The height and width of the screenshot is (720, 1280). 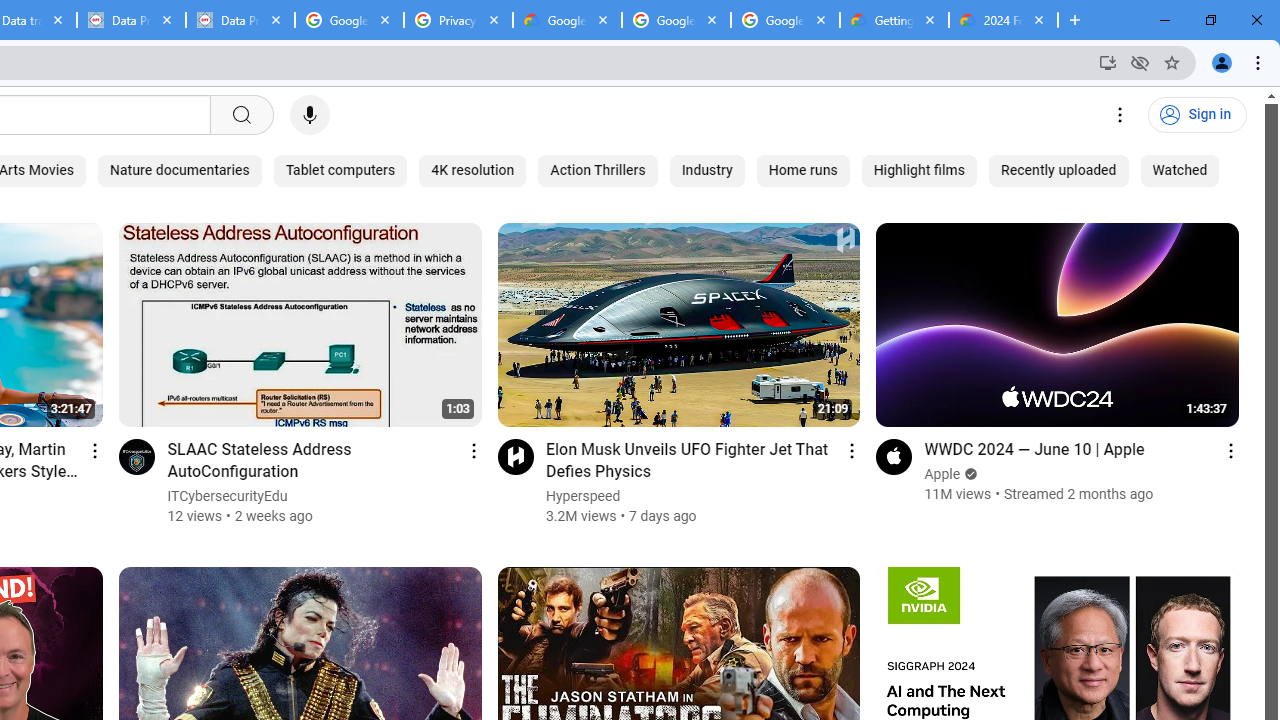 I want to click on 'Recently uploaded', so click(x=1058, y=170).